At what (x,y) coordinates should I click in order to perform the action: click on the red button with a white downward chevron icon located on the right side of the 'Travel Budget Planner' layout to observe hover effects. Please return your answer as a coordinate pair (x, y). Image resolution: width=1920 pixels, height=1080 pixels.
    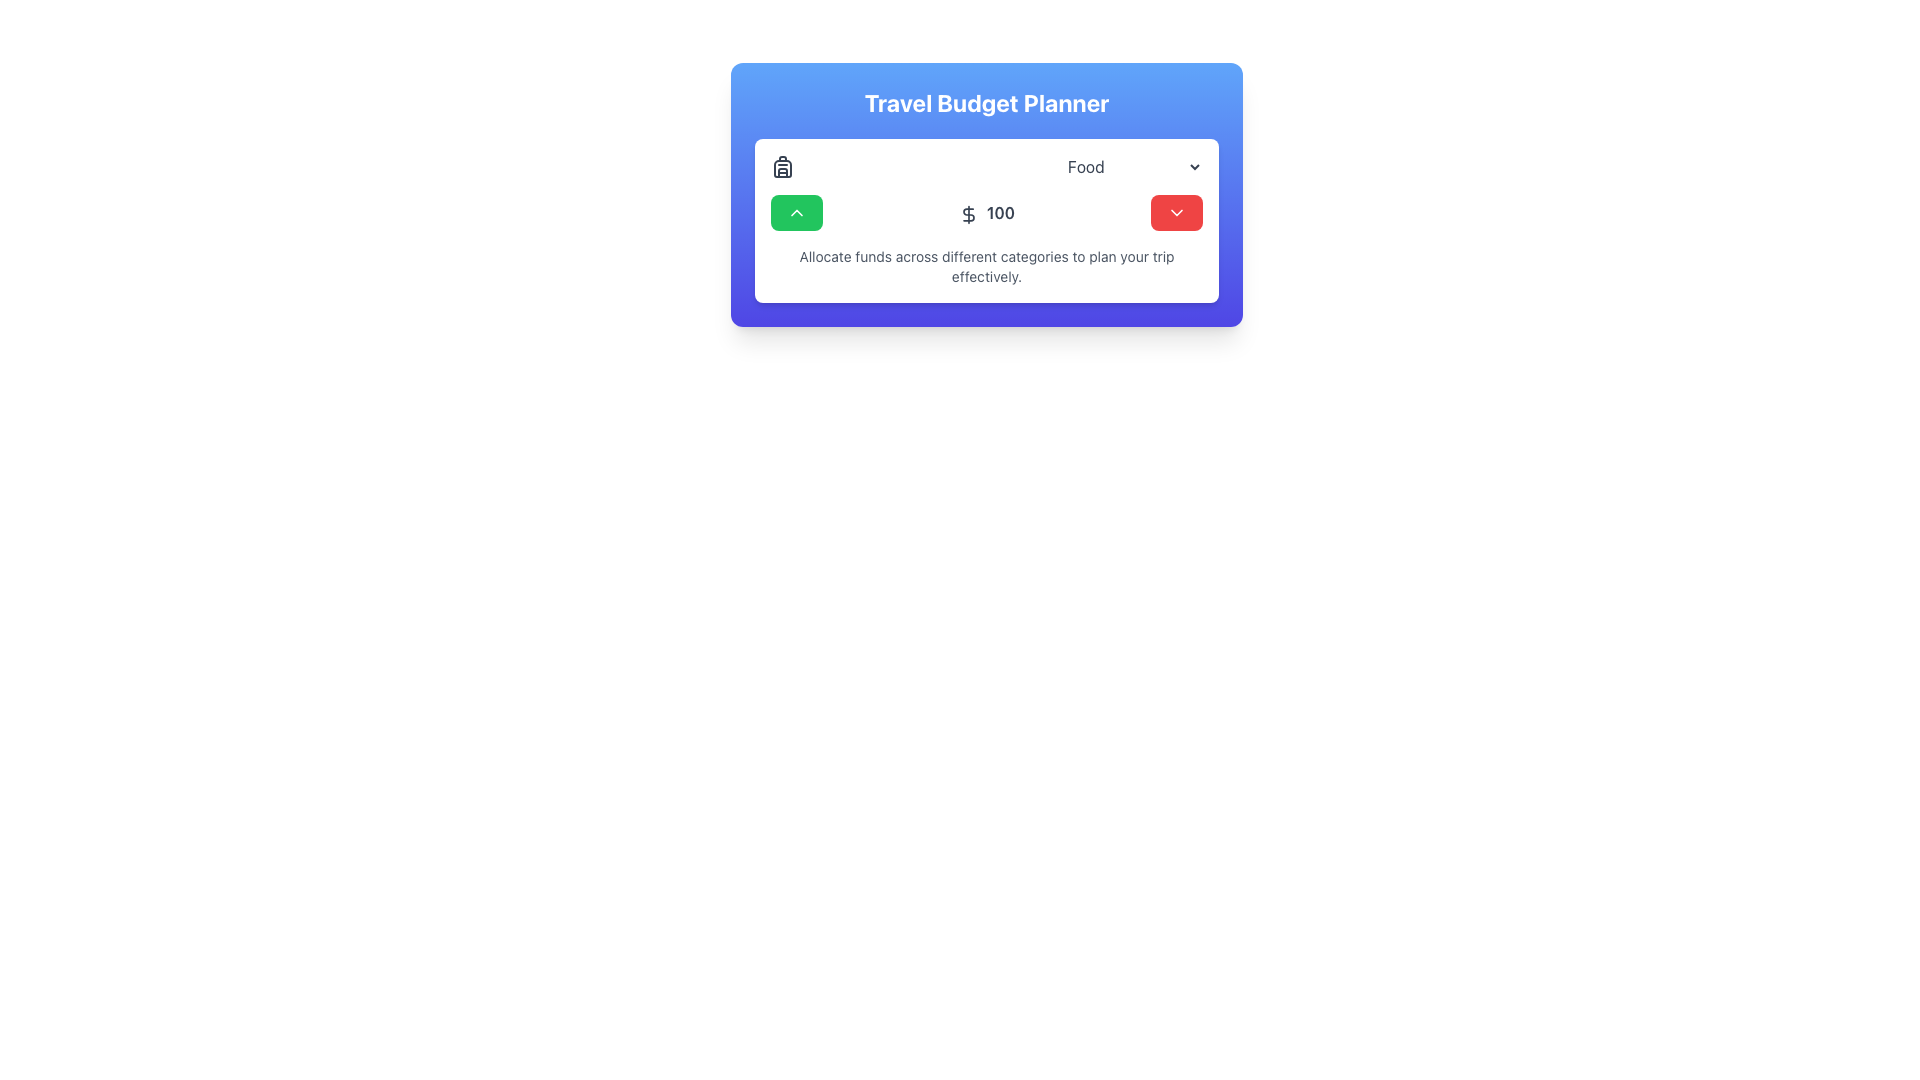
    Looking at the image, I should click on (1176, 212).